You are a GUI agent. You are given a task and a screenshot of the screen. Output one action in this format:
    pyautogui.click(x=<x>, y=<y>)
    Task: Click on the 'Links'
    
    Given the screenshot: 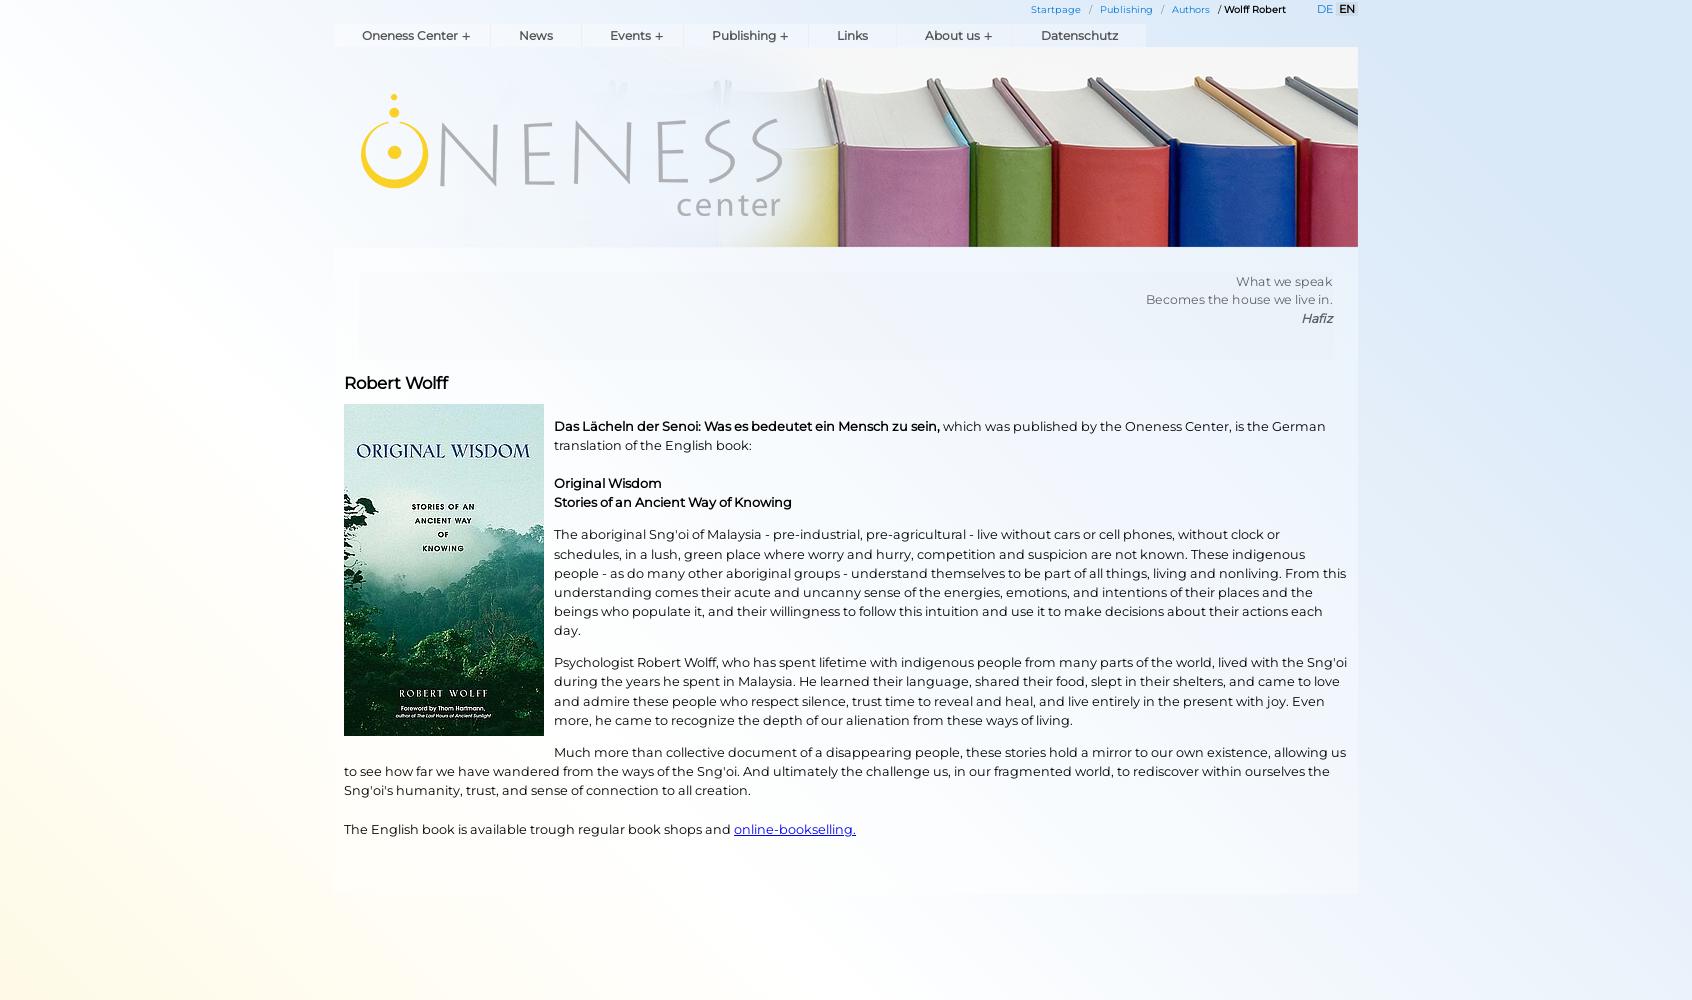 What is the action you would take?
    pyautogui.click(x=851, y=35)
    